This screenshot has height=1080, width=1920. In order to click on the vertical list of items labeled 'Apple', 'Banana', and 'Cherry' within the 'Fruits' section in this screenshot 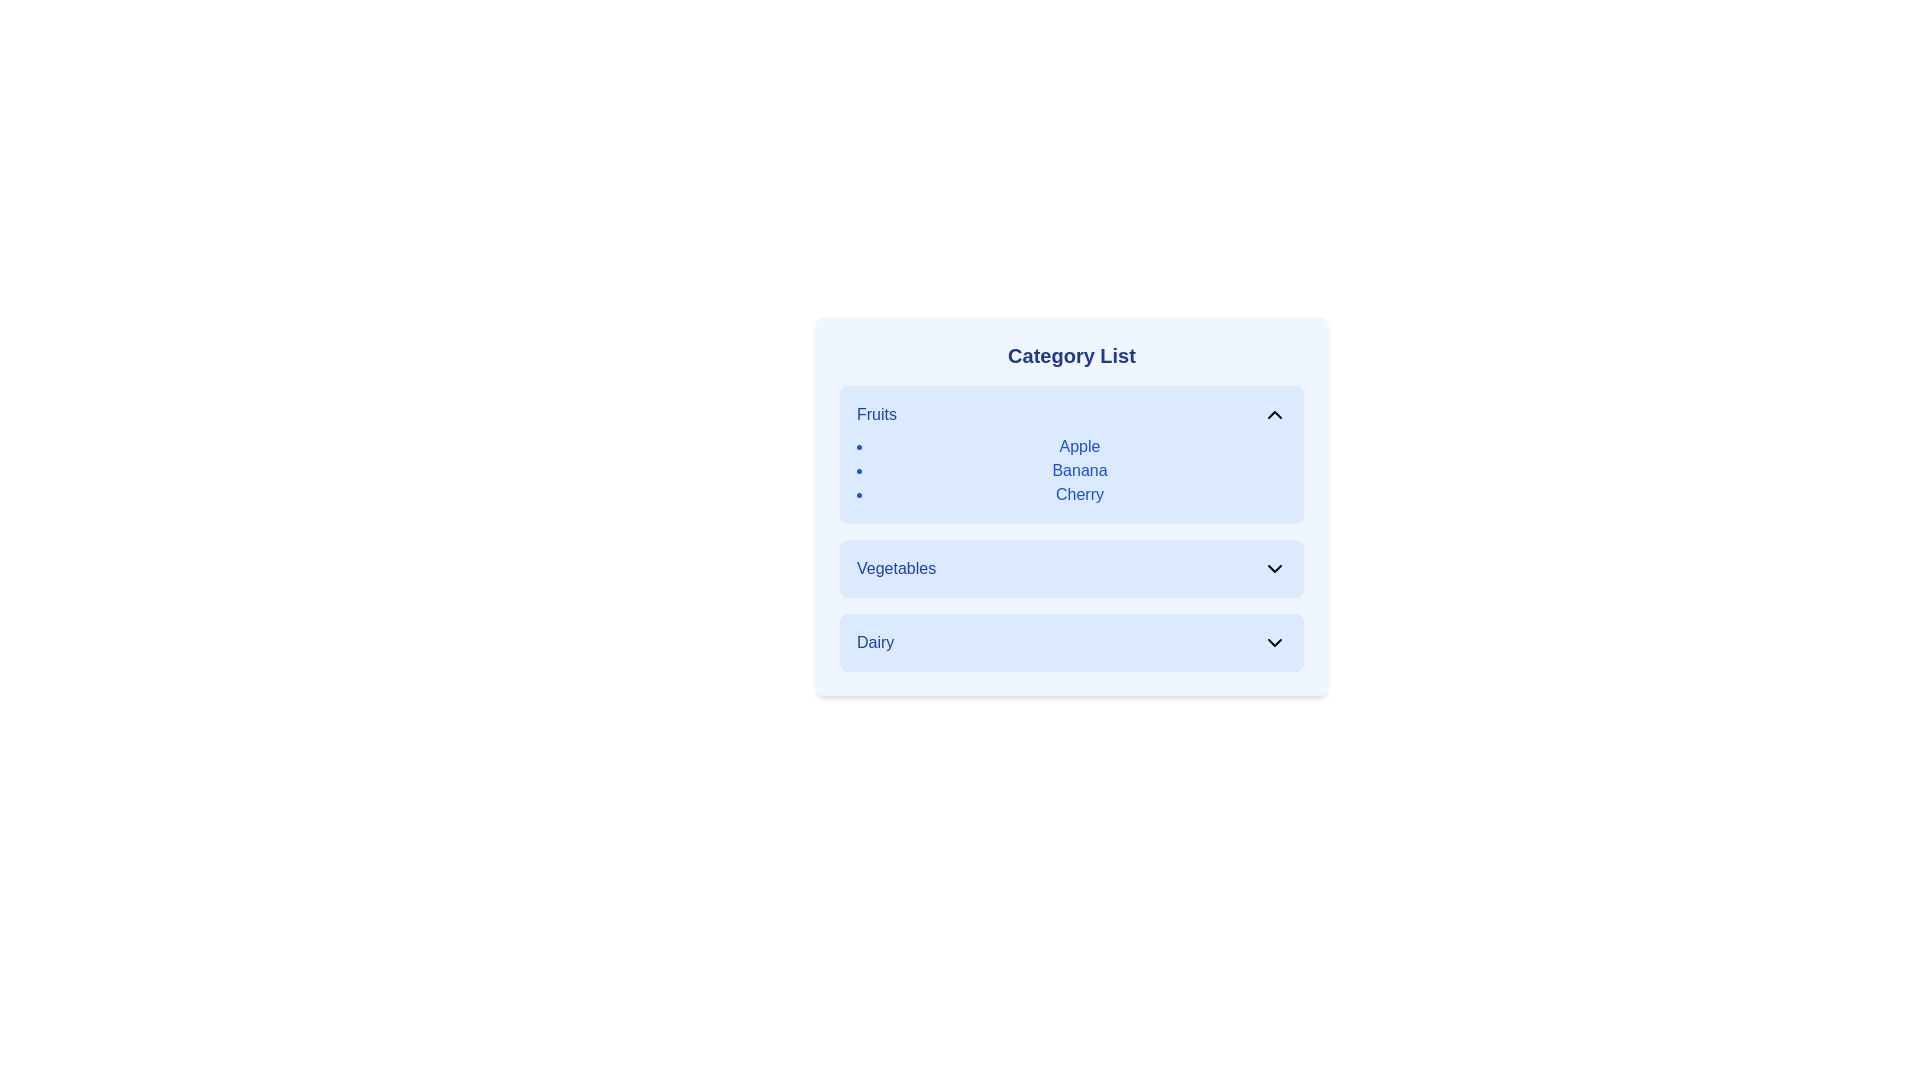, I will do `click(1070, 470)`.